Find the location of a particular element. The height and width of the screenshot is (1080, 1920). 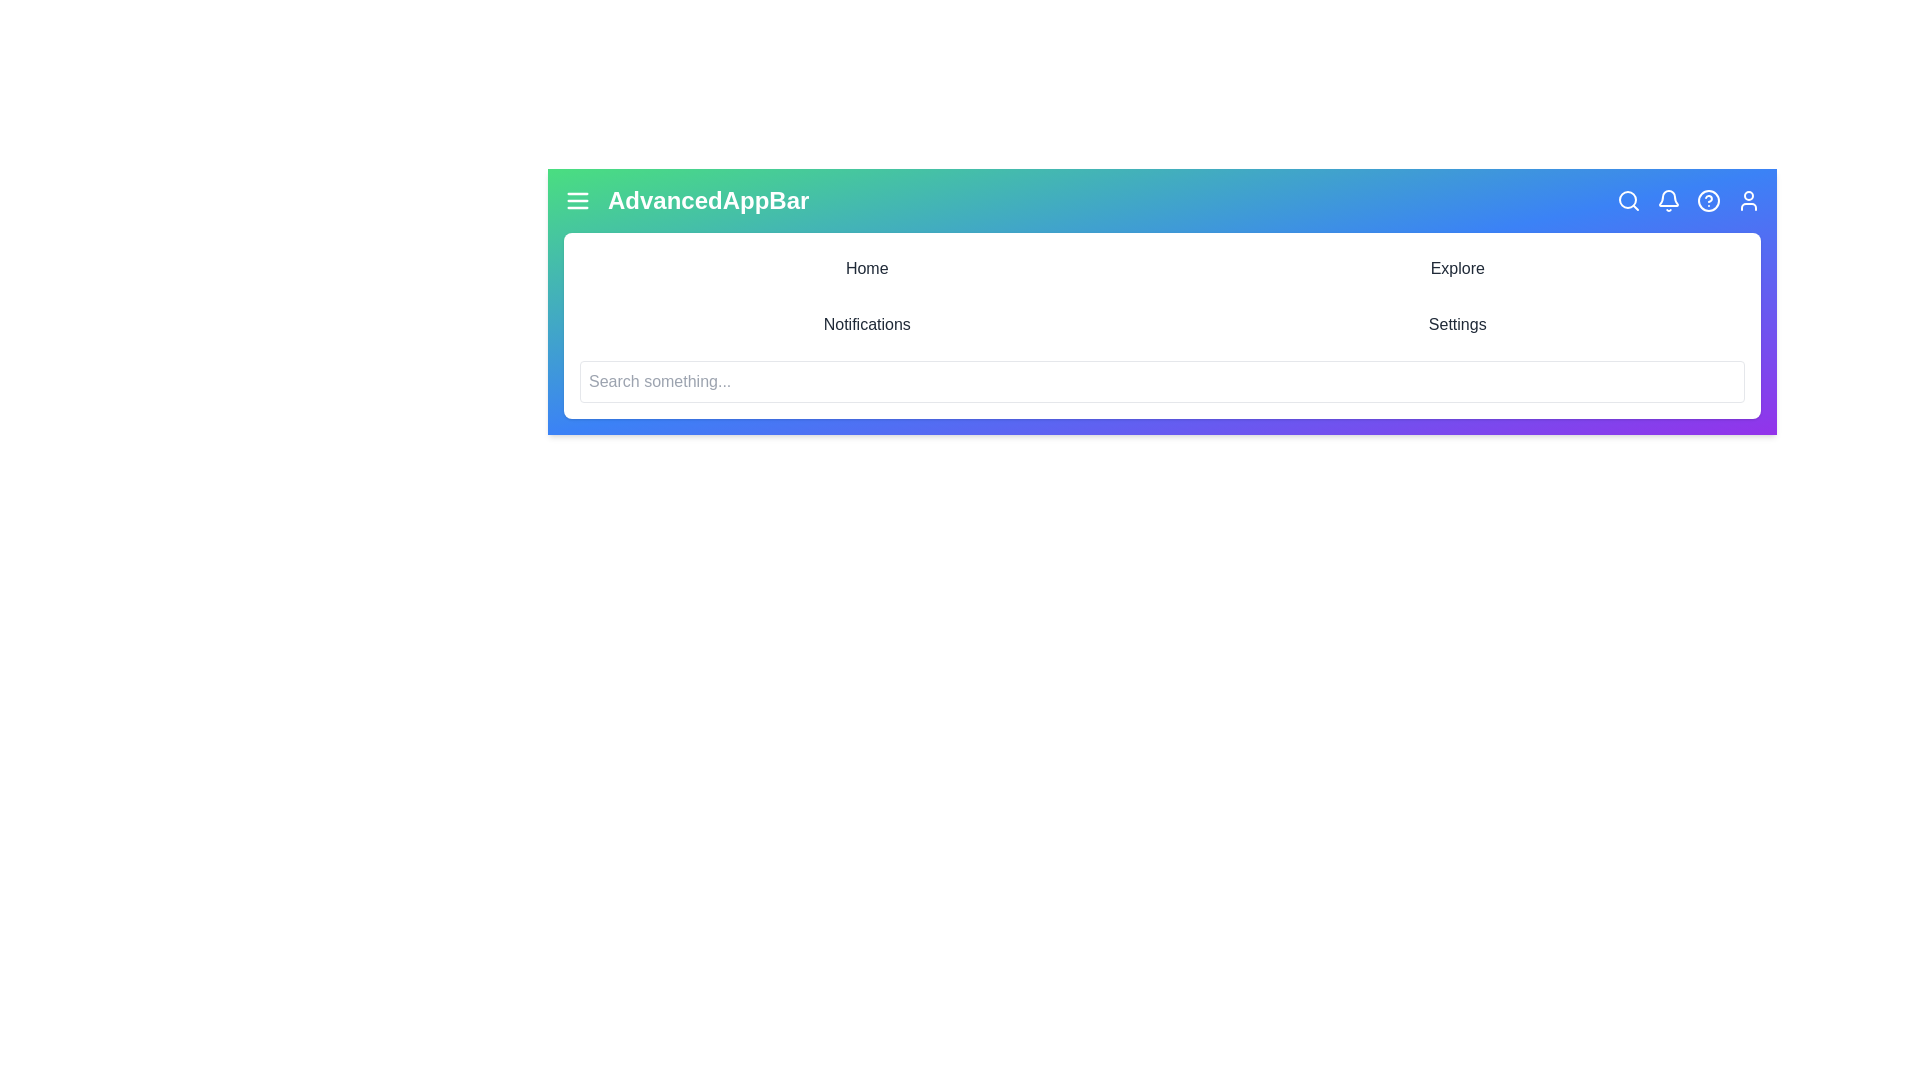

the menu item Explore to navigate to the corresponding section is located at coordinates (1457, 268).